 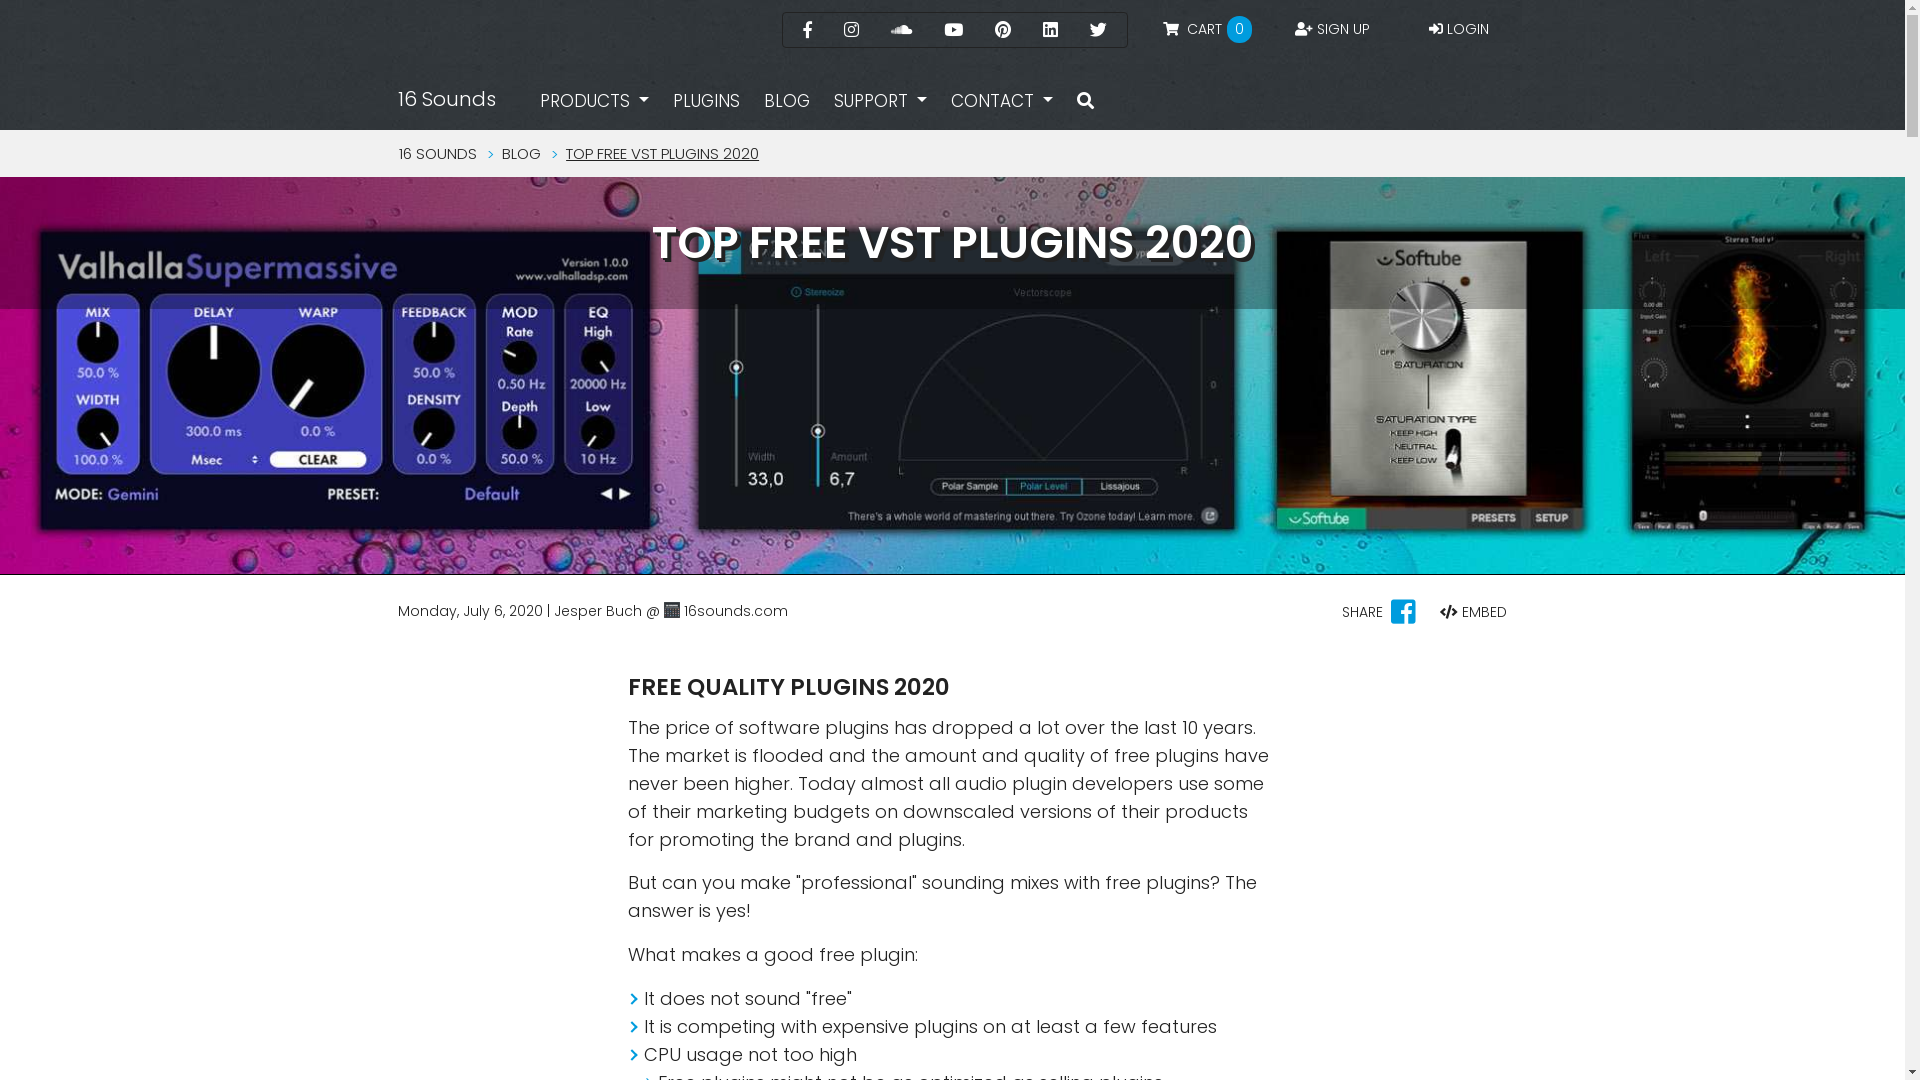 I want to click on 'SIGN UP', so click(x=1332, y=29).